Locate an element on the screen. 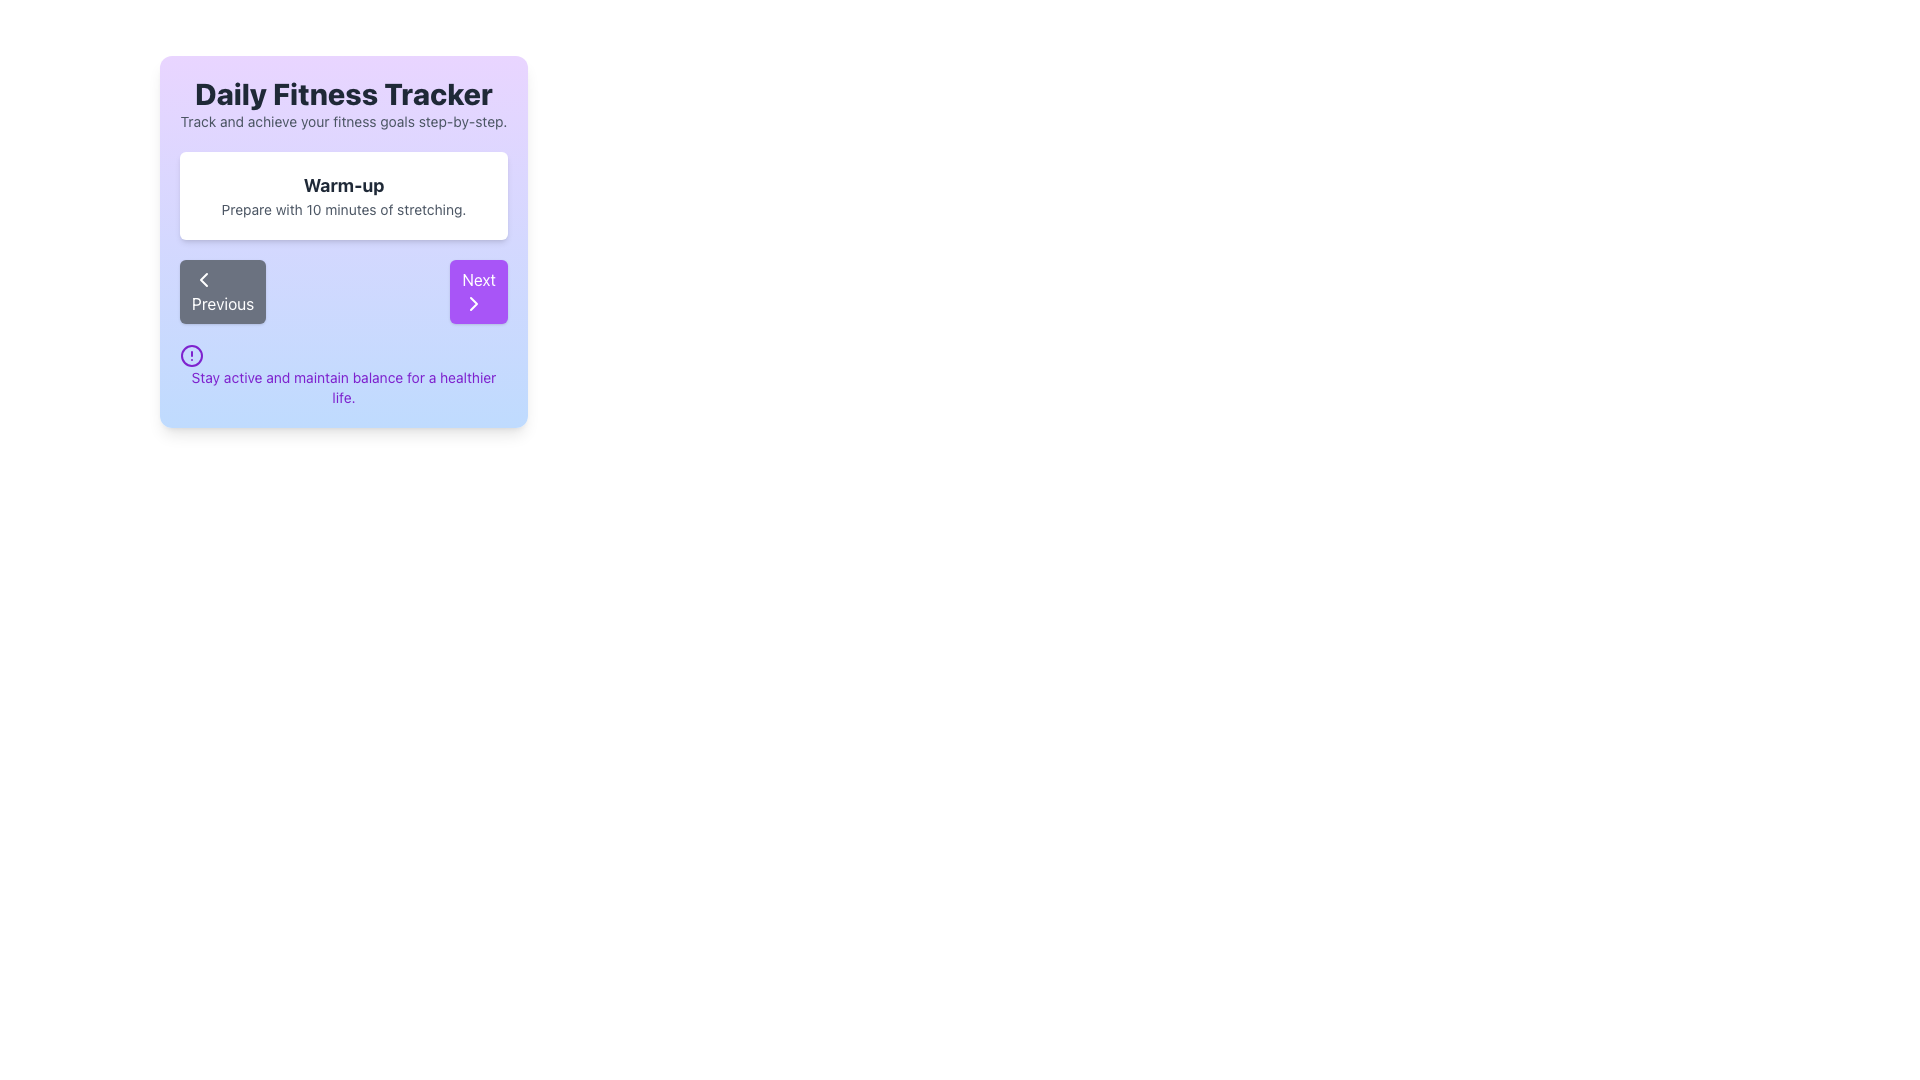 This screenshot has width=1920, height=1080. the text element that reads 'Track and achieve your fitness goals step-by-step', which is styled with small-sized light gray text and positioned below the title 'Daily Fitness Tracker' is located at coordinates (344, 122).